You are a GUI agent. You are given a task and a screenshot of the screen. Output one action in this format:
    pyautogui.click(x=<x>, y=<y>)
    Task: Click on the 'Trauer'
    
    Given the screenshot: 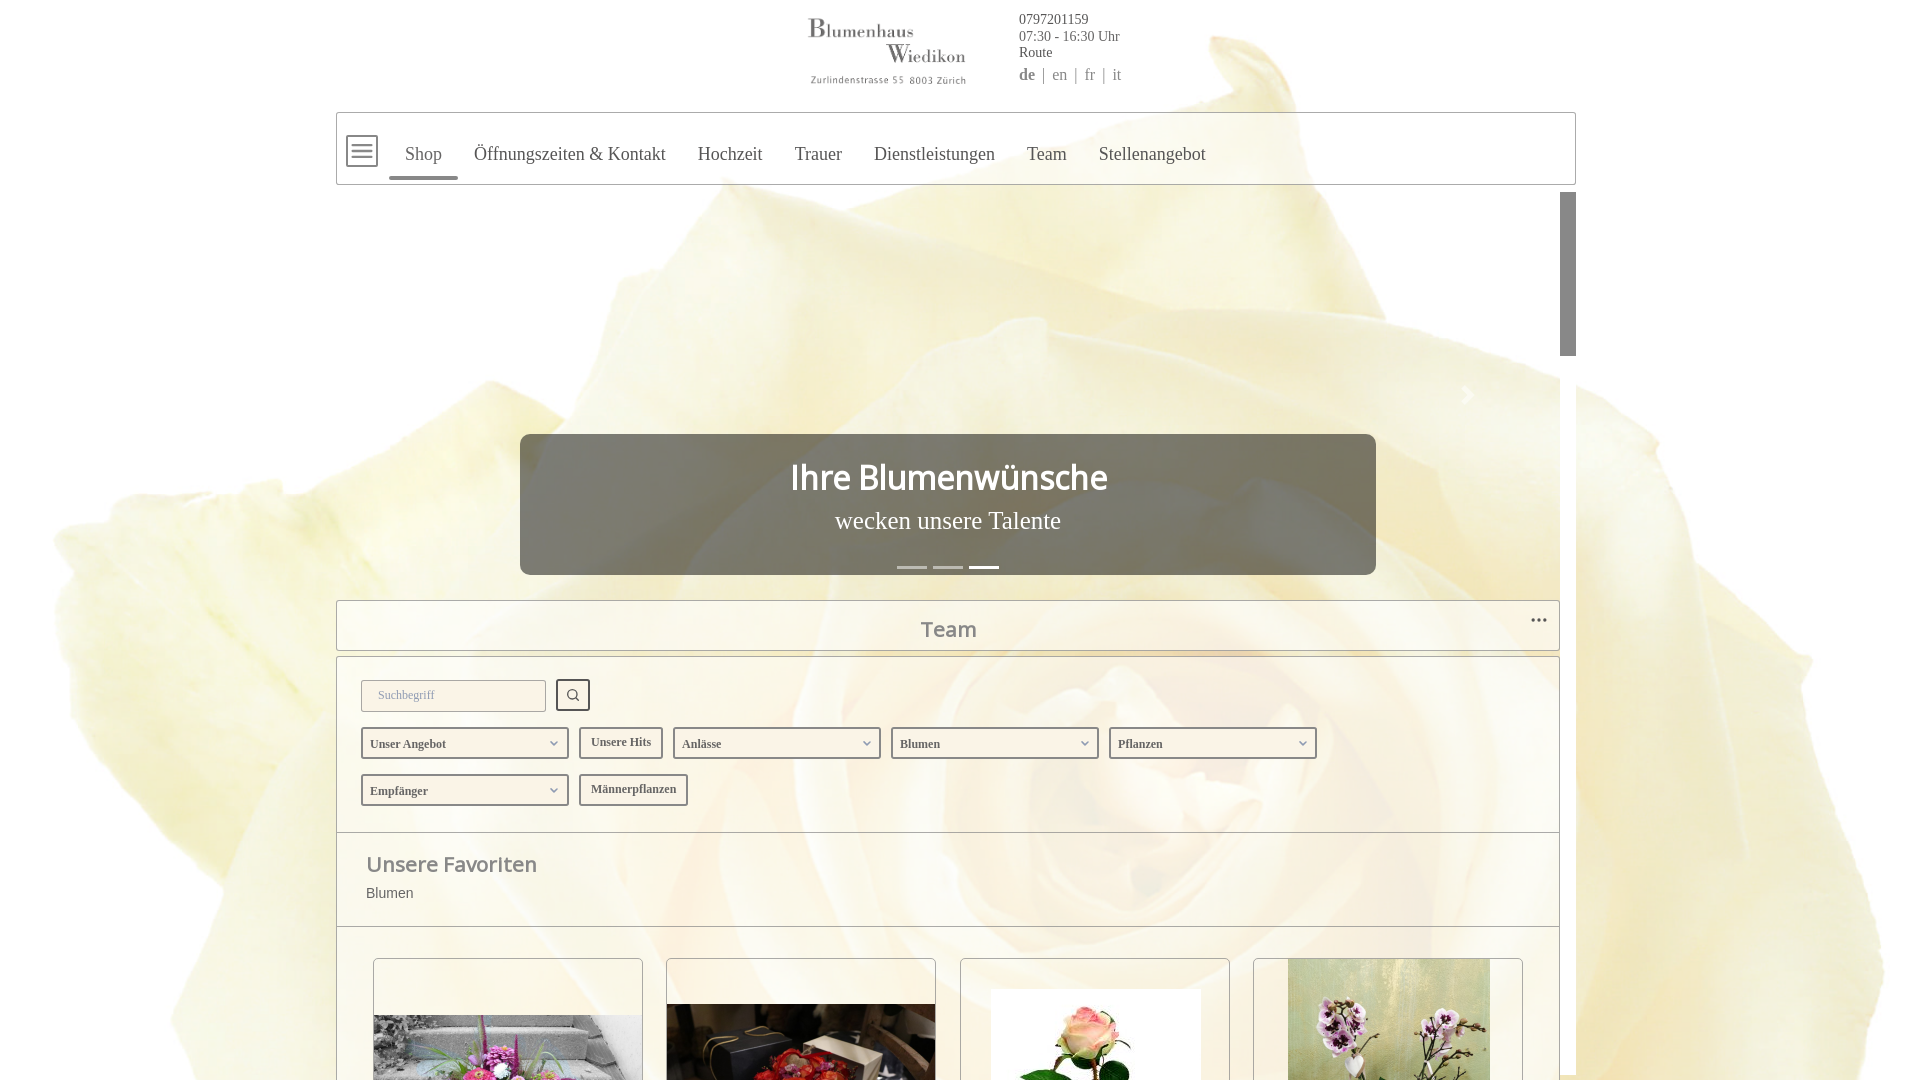 What is the action you would take?
    pyautogui.click(x=818, y=144)
    